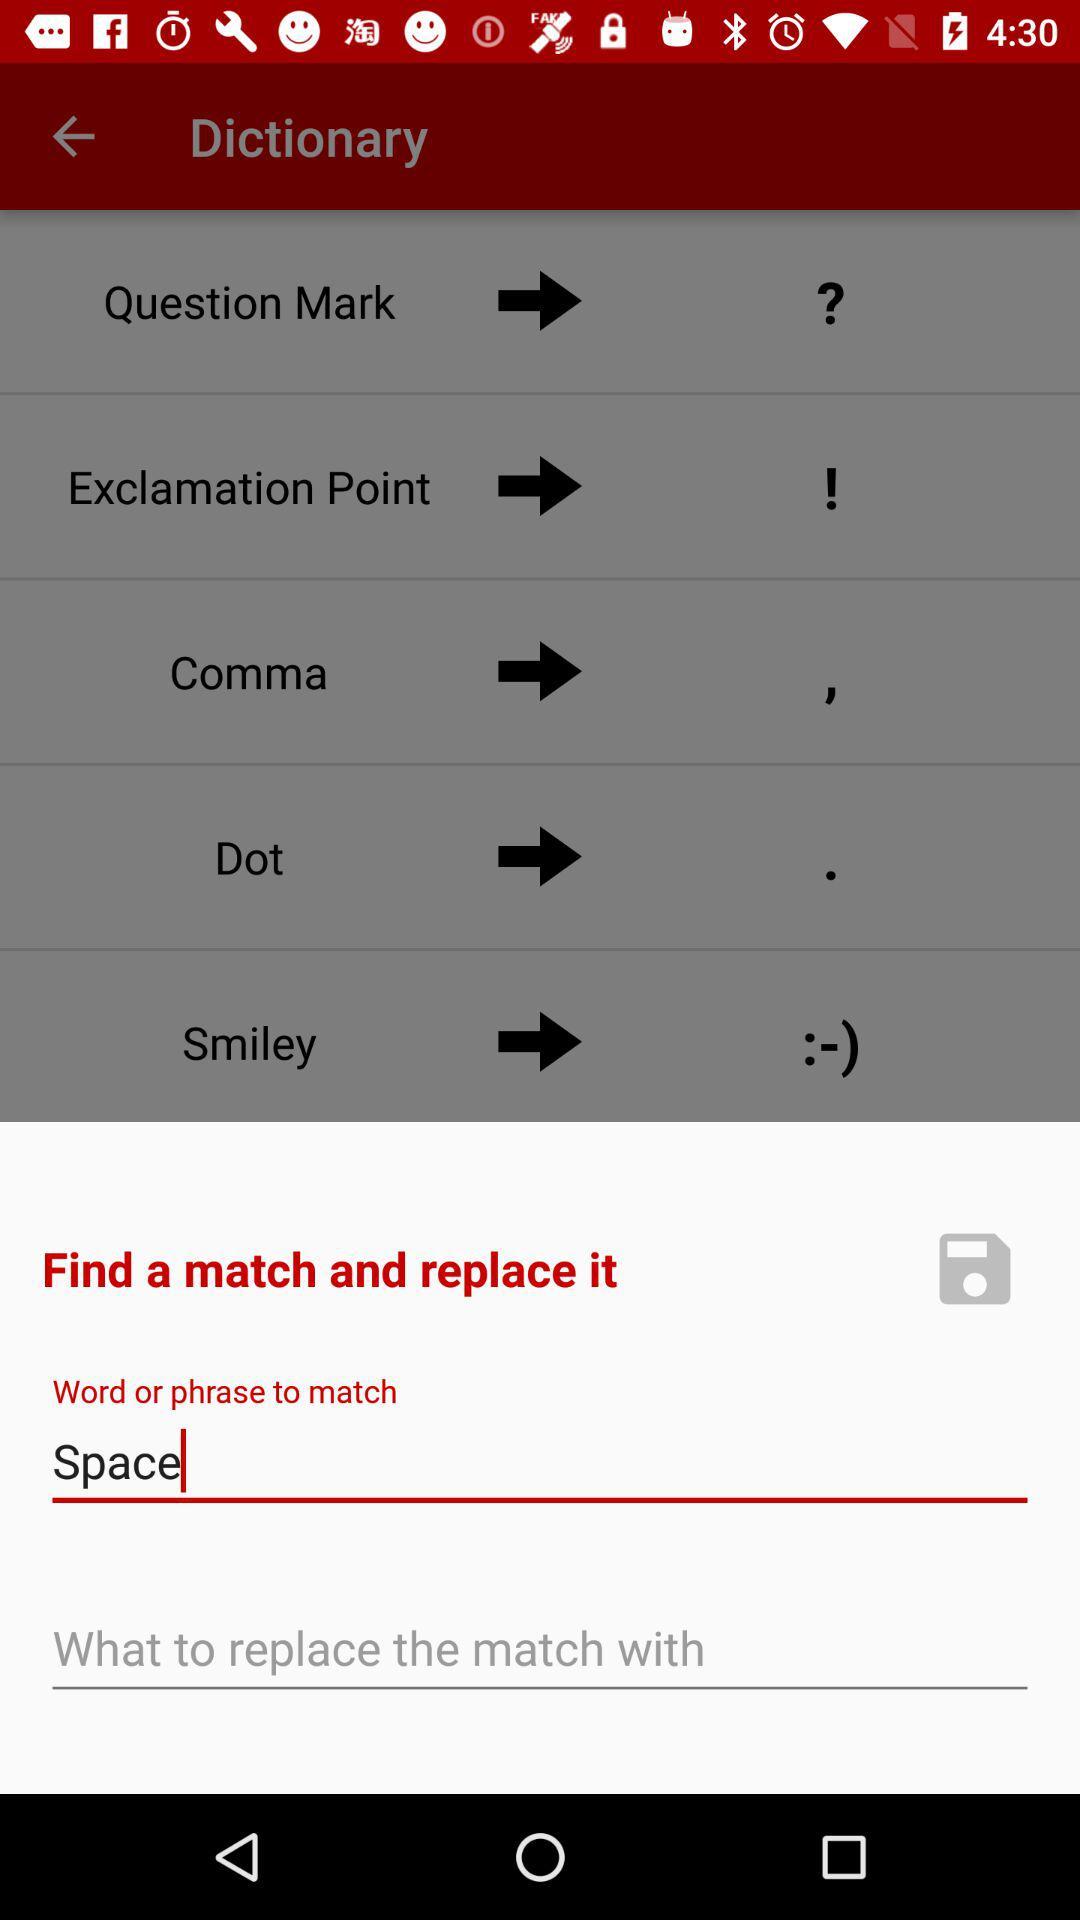 The width and height of the screenshot is (1080, 1920). What do you see at coordinates (540, 1650) in the screenshot?
I see `what to replace the match with` at bounding box center [540, 1650].